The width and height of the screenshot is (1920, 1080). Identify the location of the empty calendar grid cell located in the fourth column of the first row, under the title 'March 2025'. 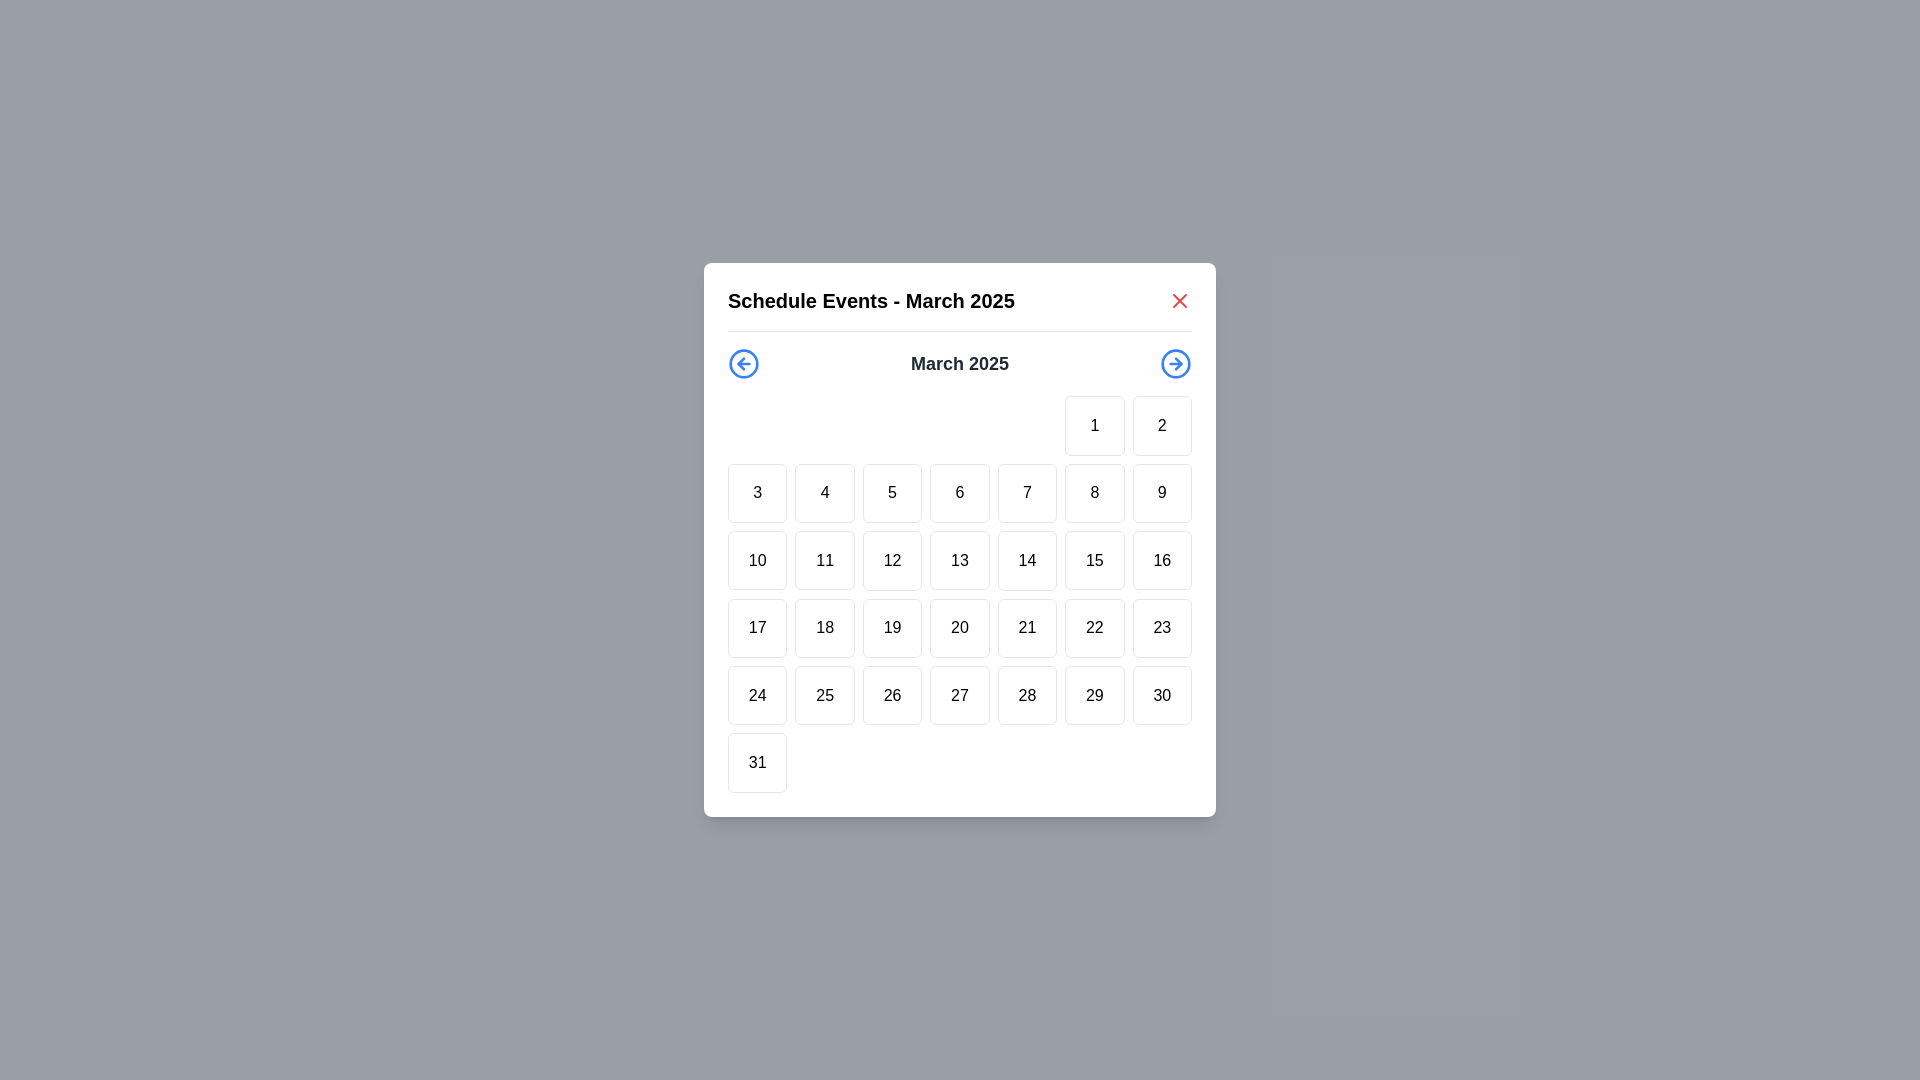
(960, 424).